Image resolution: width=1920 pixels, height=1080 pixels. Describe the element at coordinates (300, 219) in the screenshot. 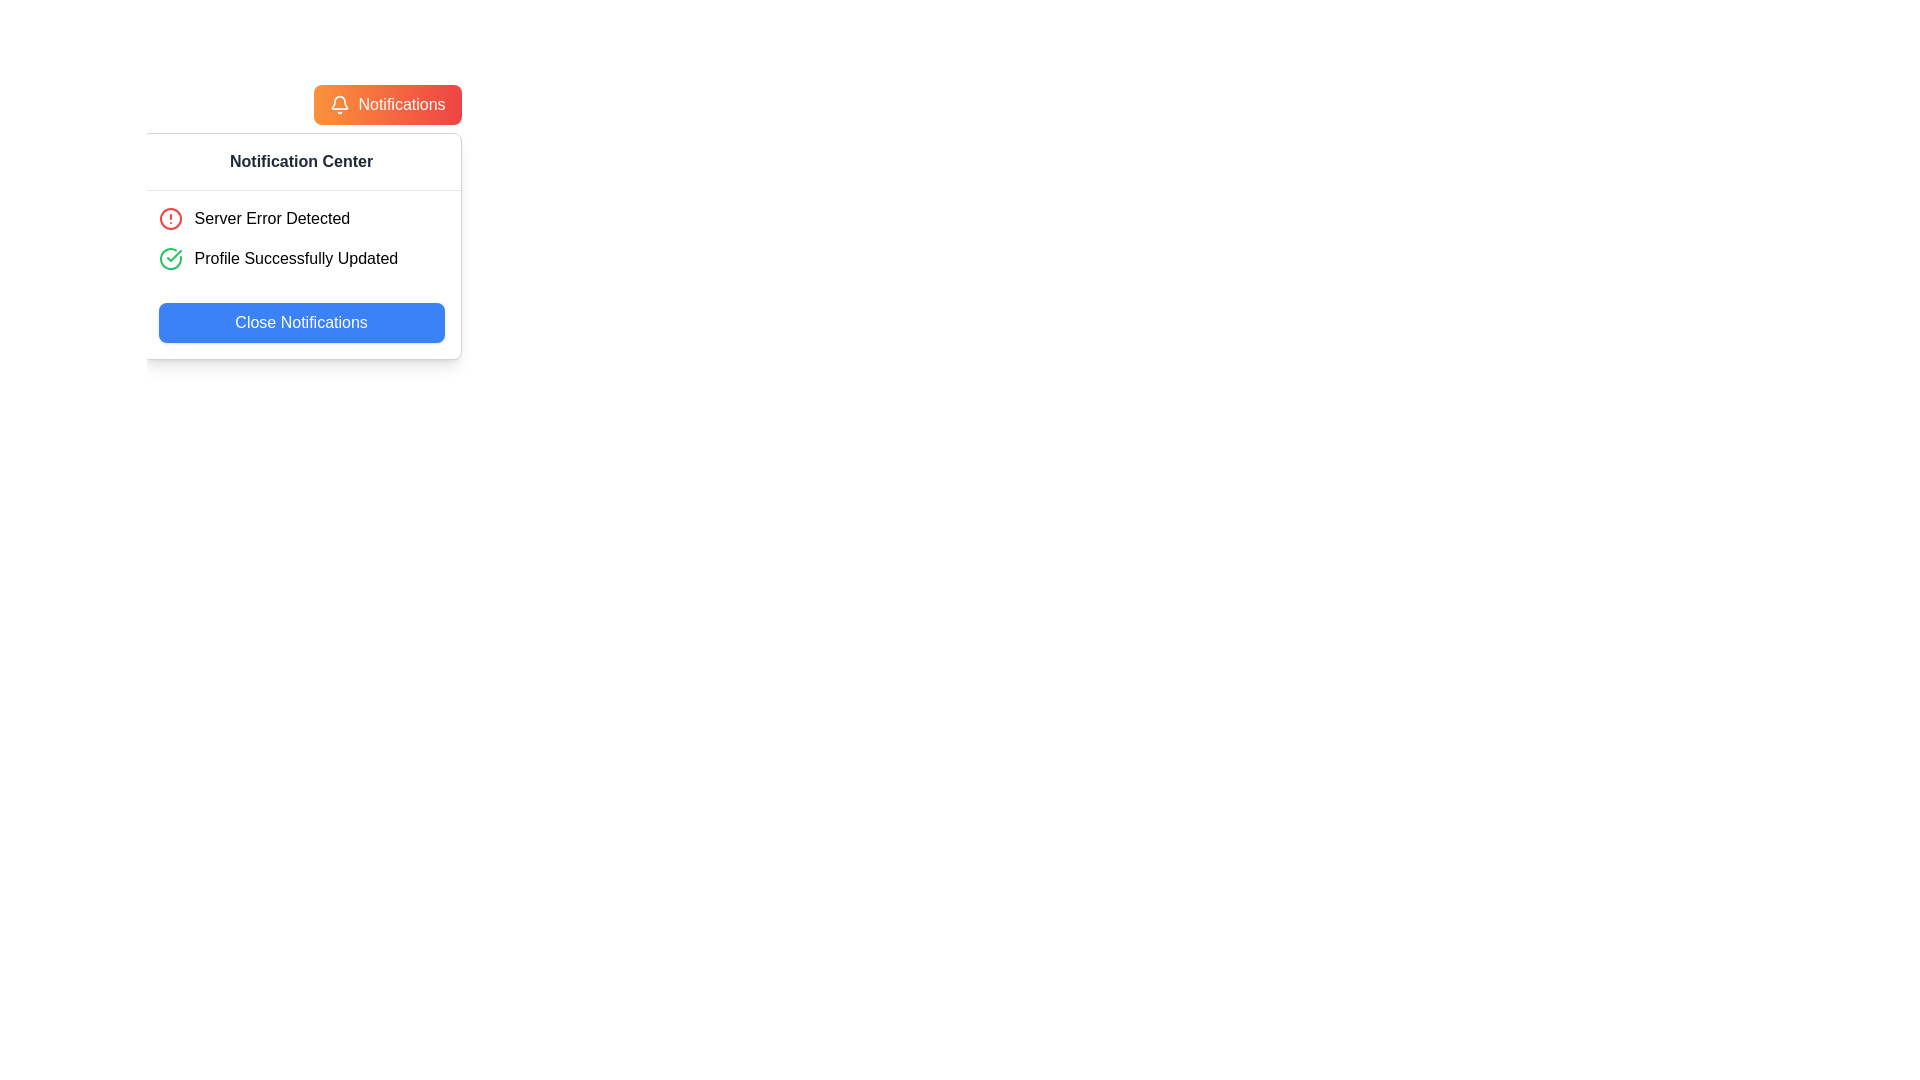

I see `text of the Notification Item displaying 'Server Error Detected', which is a horizontal bar with a red alert icon on the left` at that location.